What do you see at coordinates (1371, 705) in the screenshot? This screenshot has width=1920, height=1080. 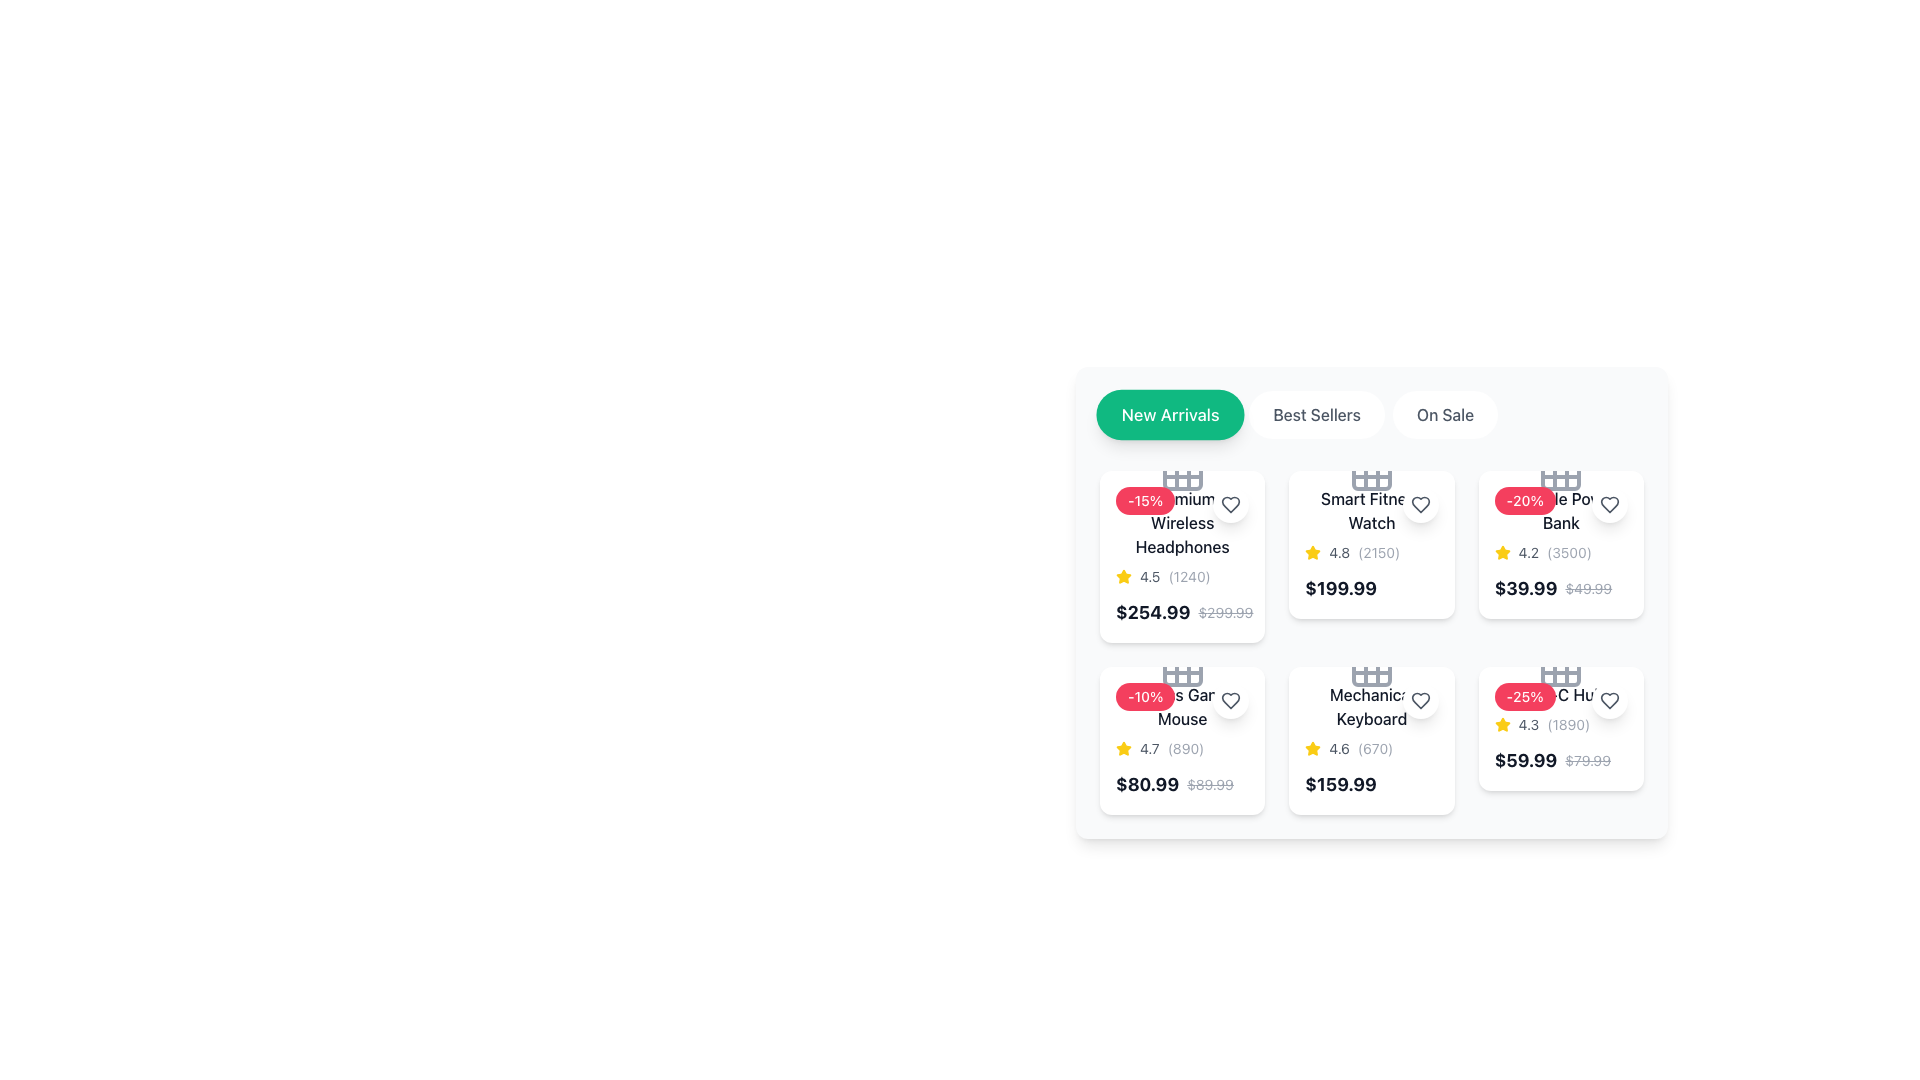 I see `the 'Mechanical Keyboard' text label, which is styled with a medium font weight and dark gray color, located in the second row and third column of the grid` at bounding box center [1371, 705].